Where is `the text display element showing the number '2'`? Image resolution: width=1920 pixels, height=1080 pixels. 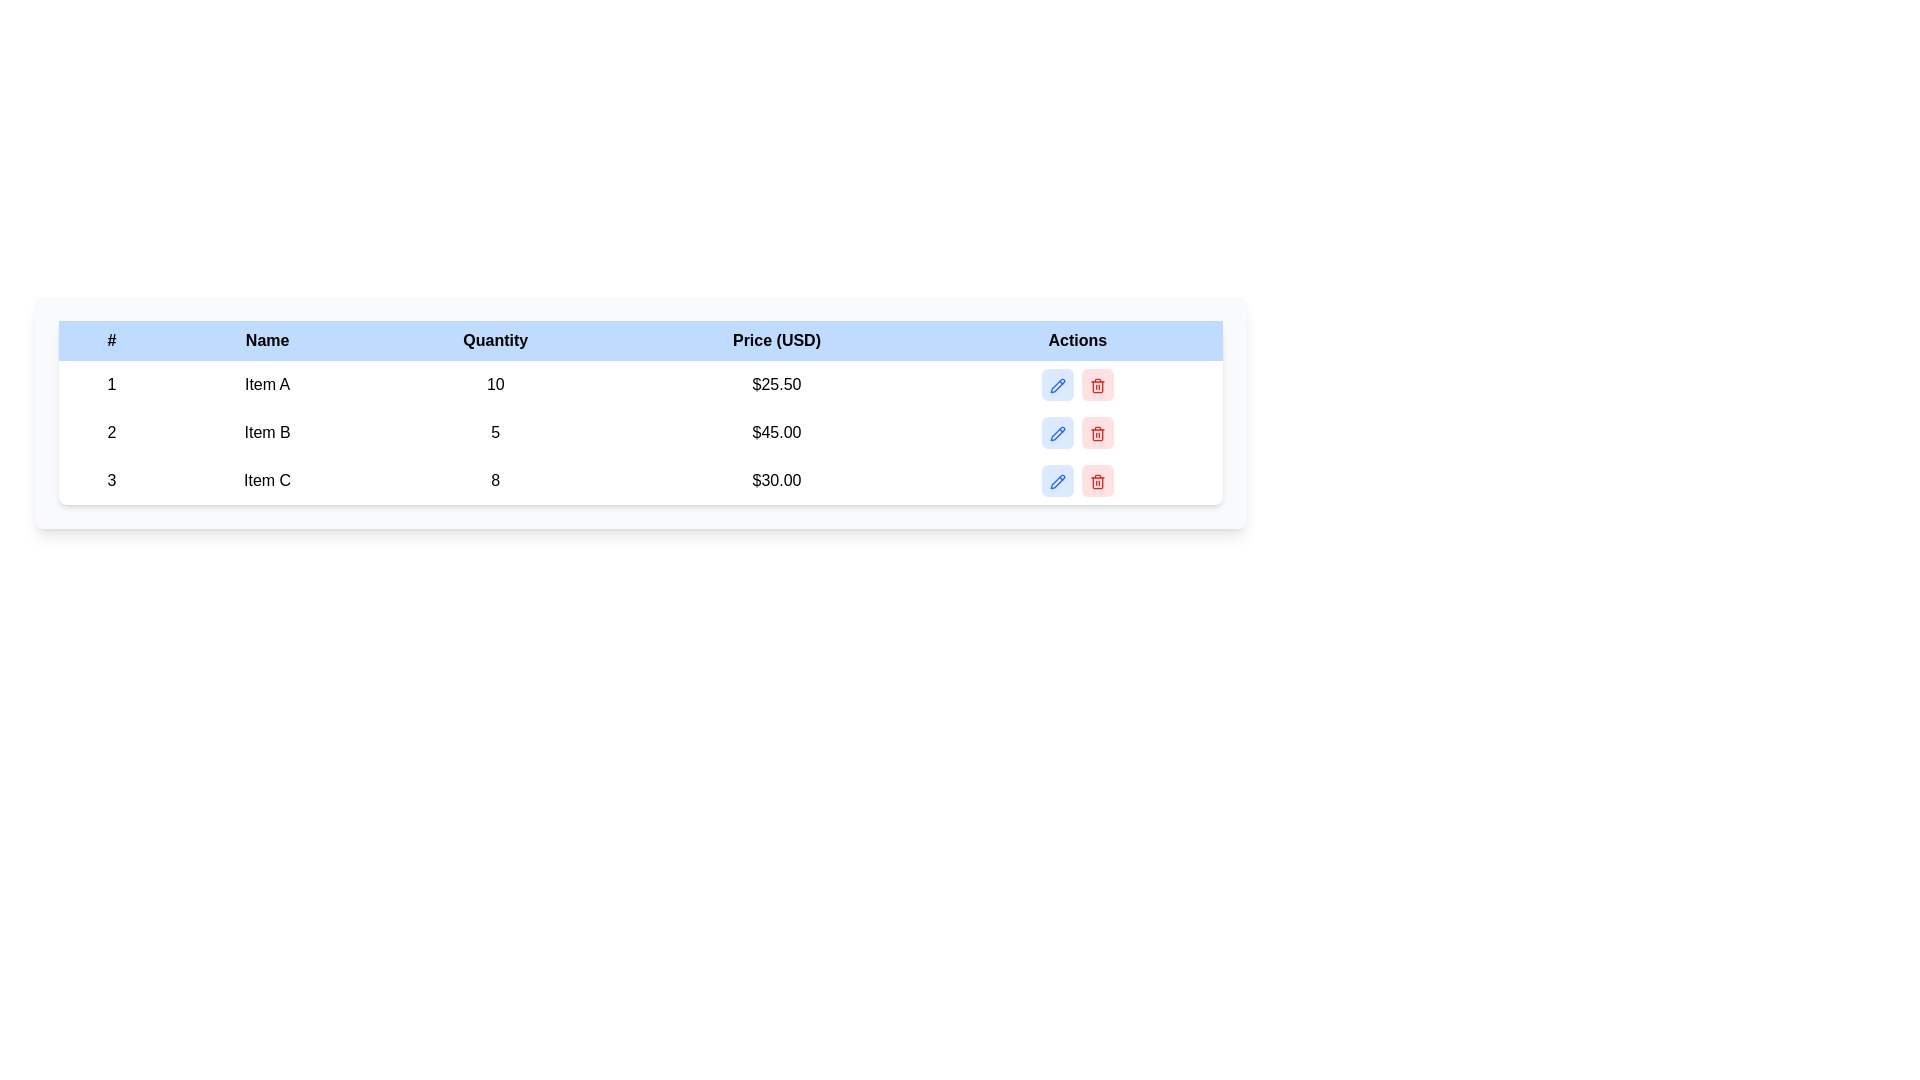
the text display element showing the number '2' is located at coordinates (110, 431).